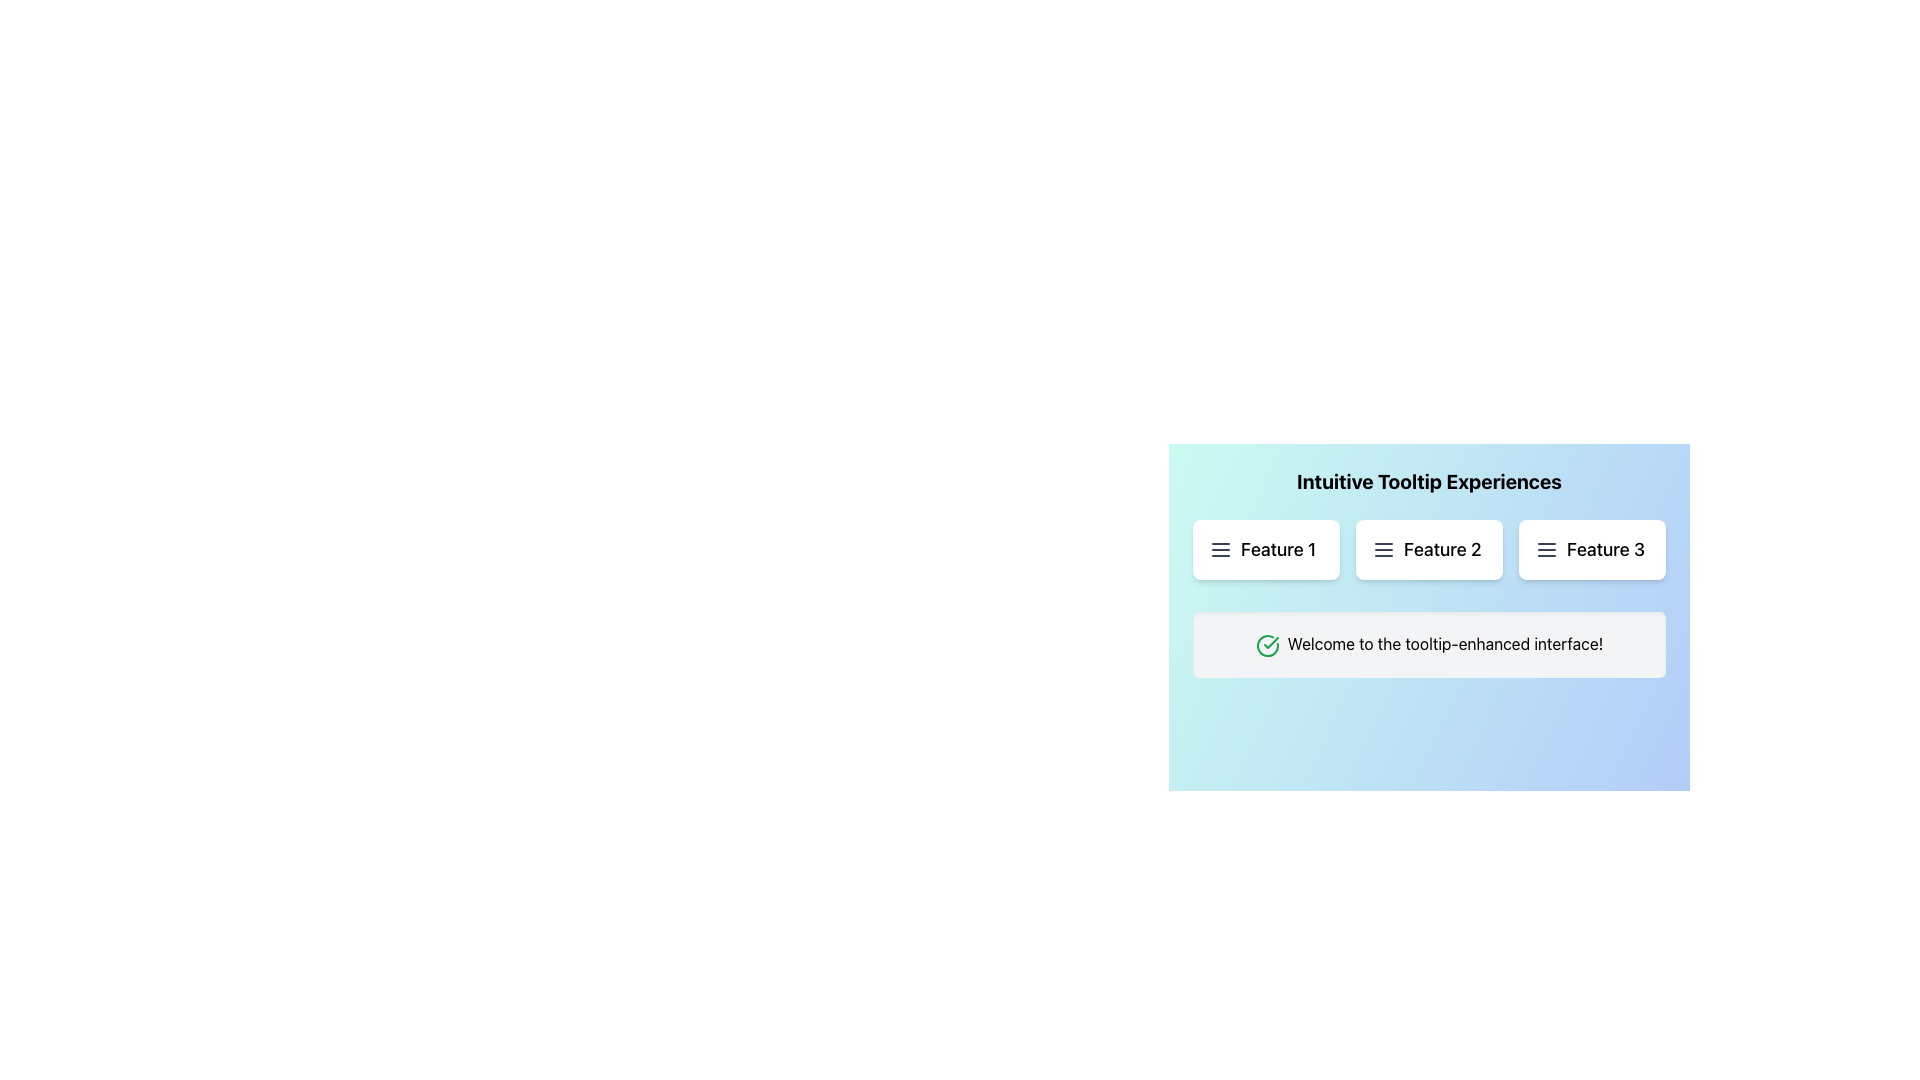 The width and height of the screenshot is (1920, 1080). What do you see at coordinates (1428, 482) in the screenshot?
I see `the centered bold text displaying 'Intuitive Tooltip Experiences', which is positioned above other elements and has a large font size with the class 'text-xl font-bold text-center mb-6'` at bounding box center [1428, 482].